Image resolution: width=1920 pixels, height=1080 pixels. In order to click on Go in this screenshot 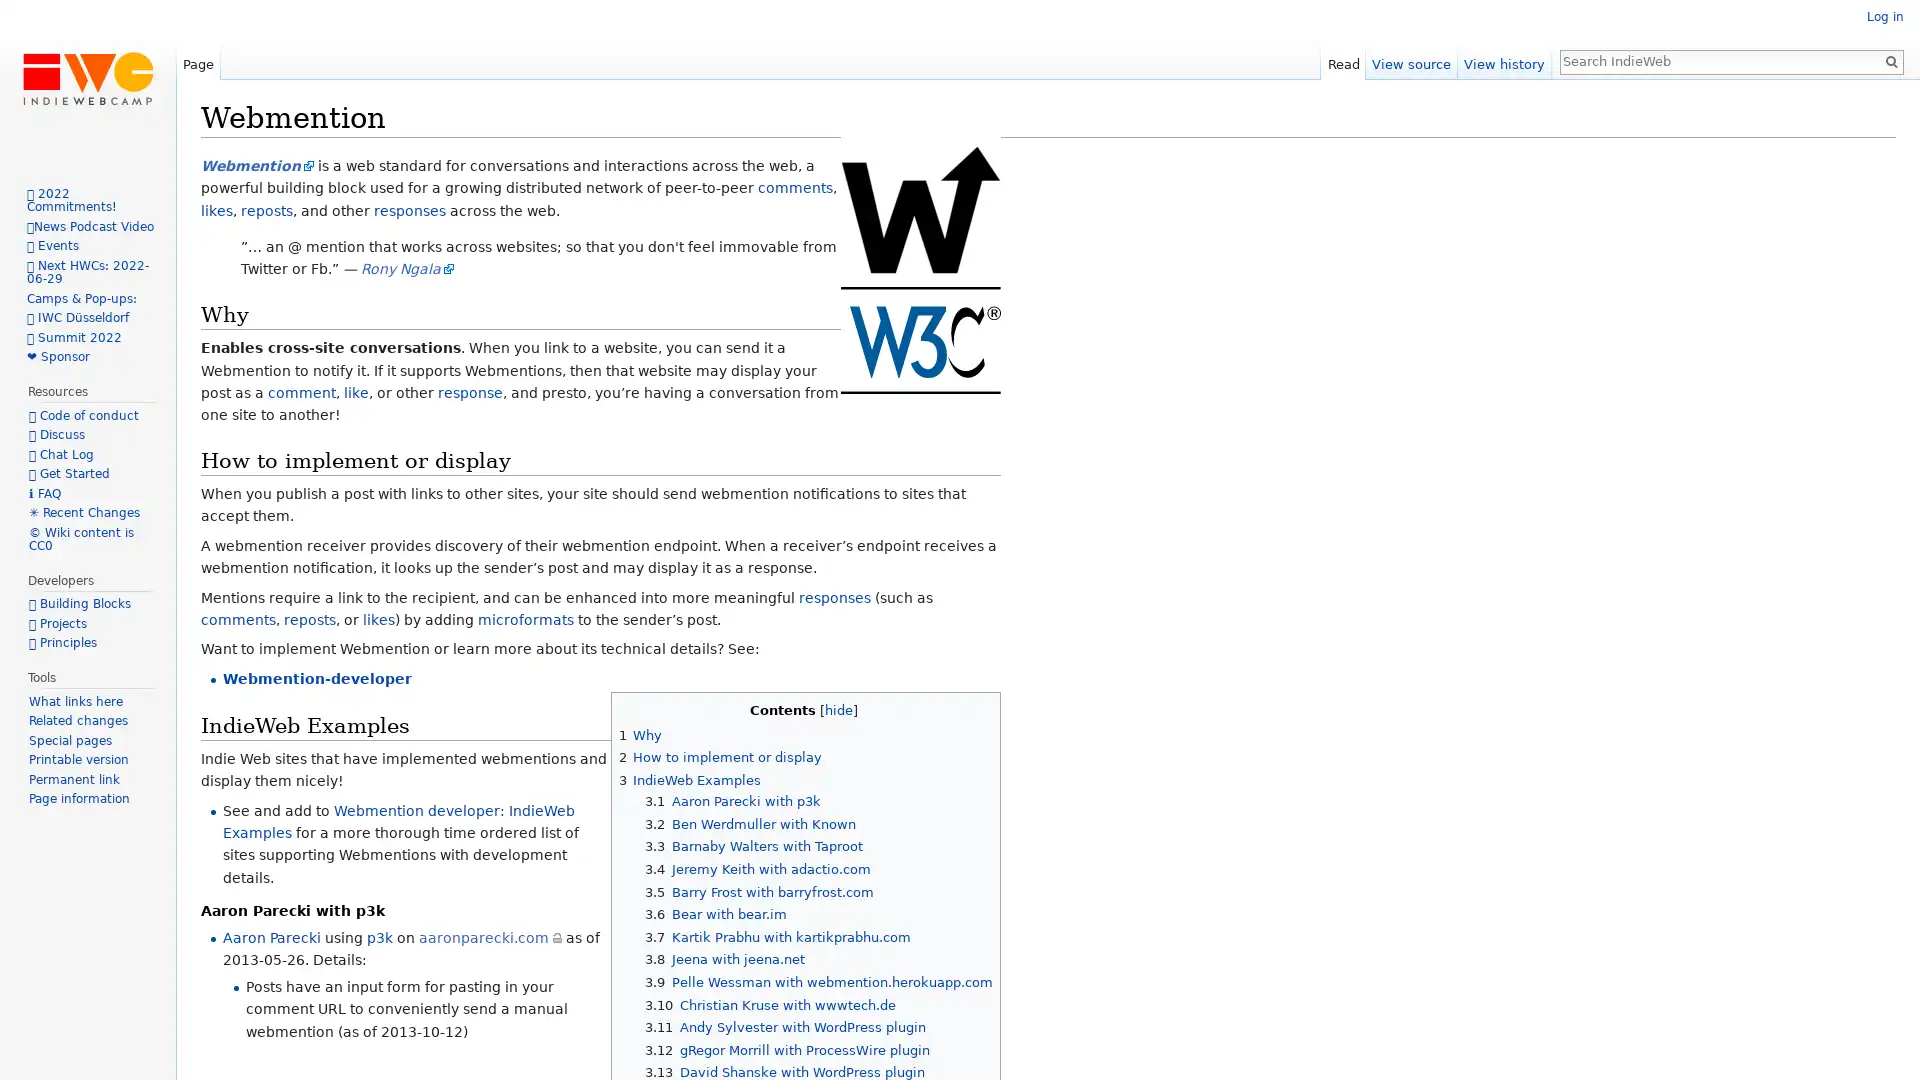, I will do `click(1890, 60)`.